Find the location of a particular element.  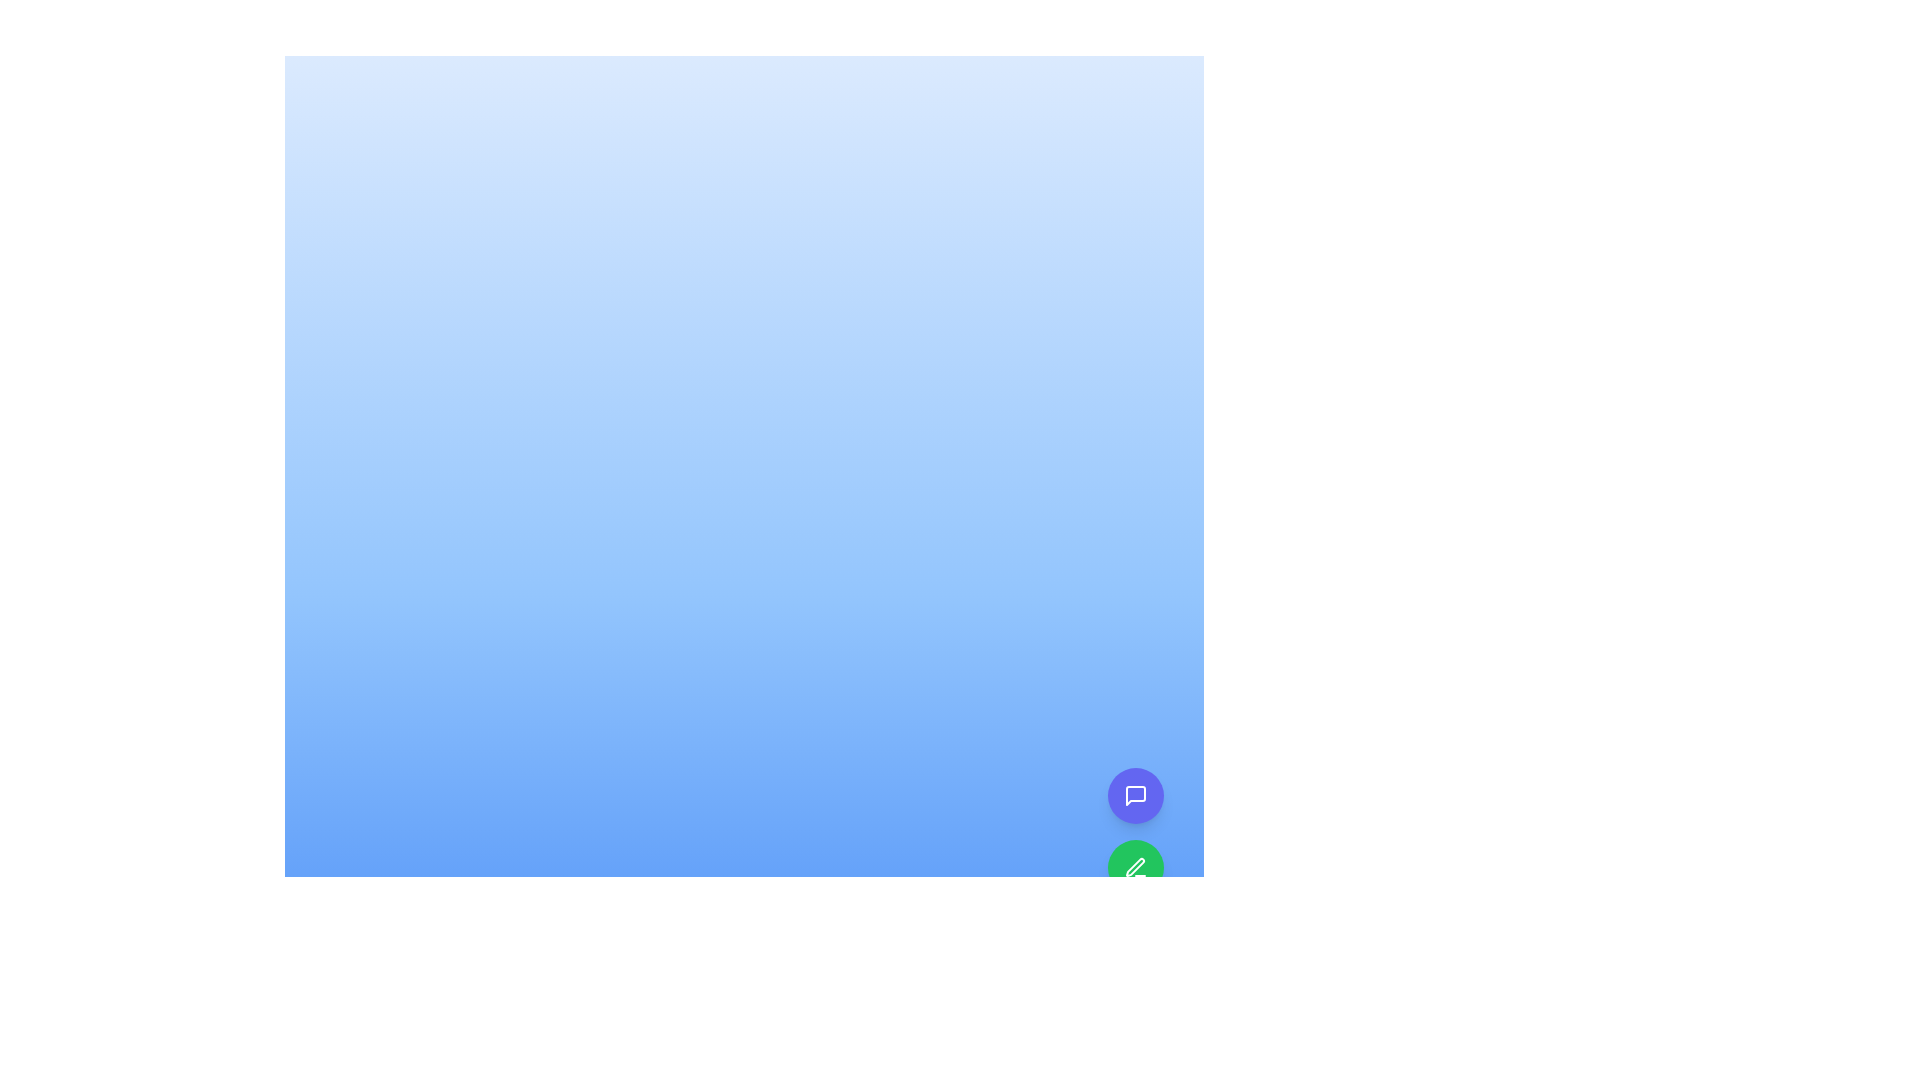

the stylized pen icon within the green circular button at the bottom-right corner of the interface is located at coordinates (1135, 866).